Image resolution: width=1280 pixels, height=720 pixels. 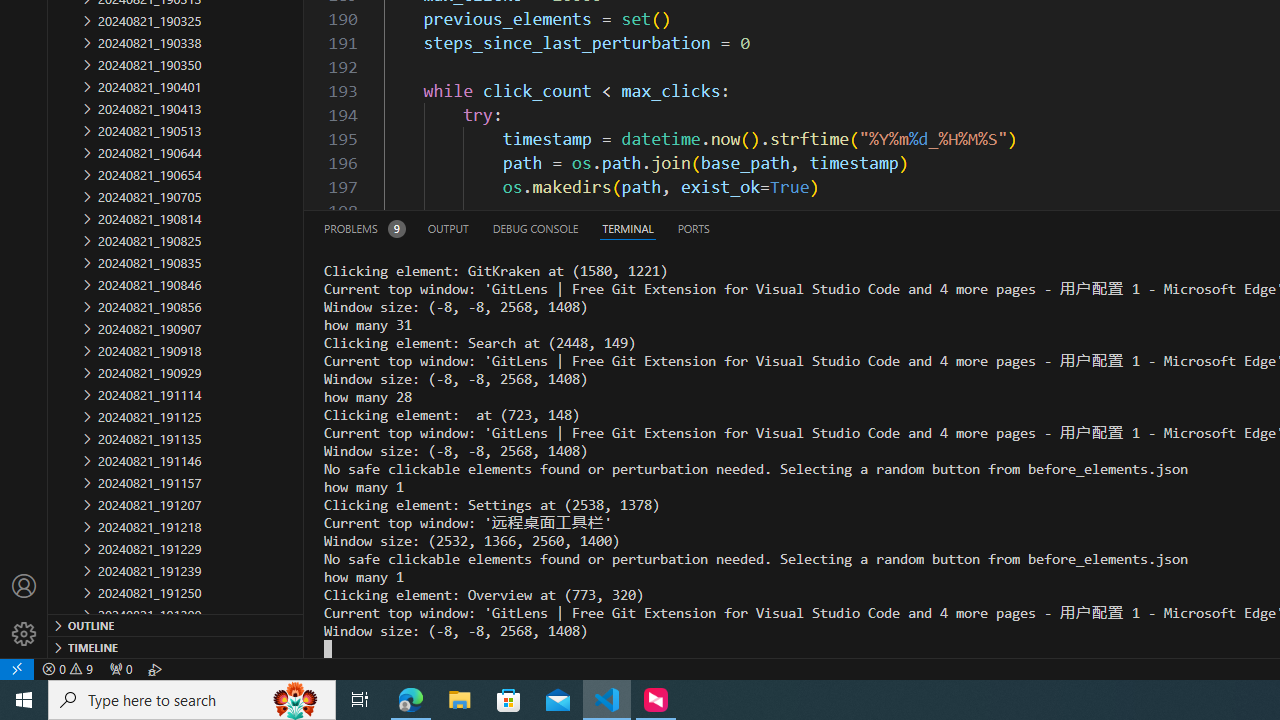 I want to click on 'Debug Console (Ctrl+Shift+Y)', so click(x=535, y=227).